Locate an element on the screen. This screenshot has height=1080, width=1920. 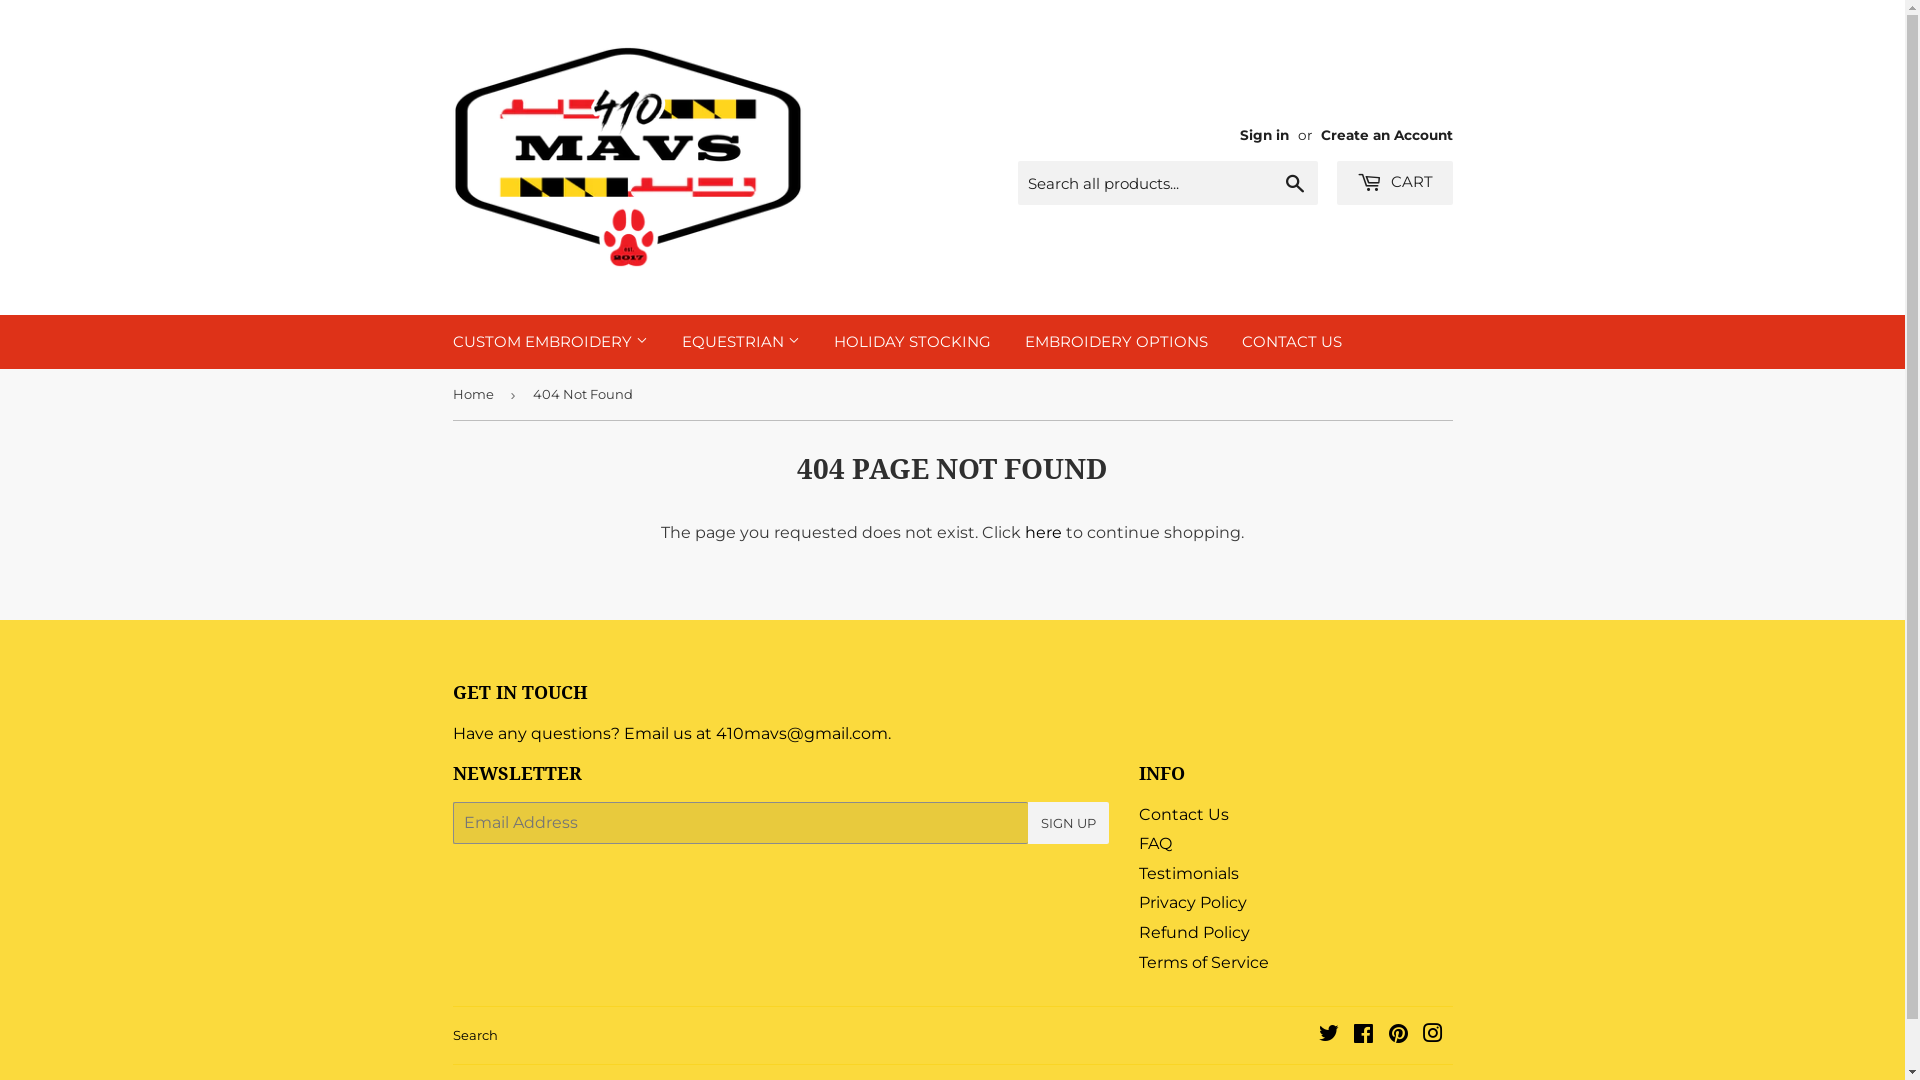
'CUSTOM EMBROIDERY' is located at coordinates (436, 341).